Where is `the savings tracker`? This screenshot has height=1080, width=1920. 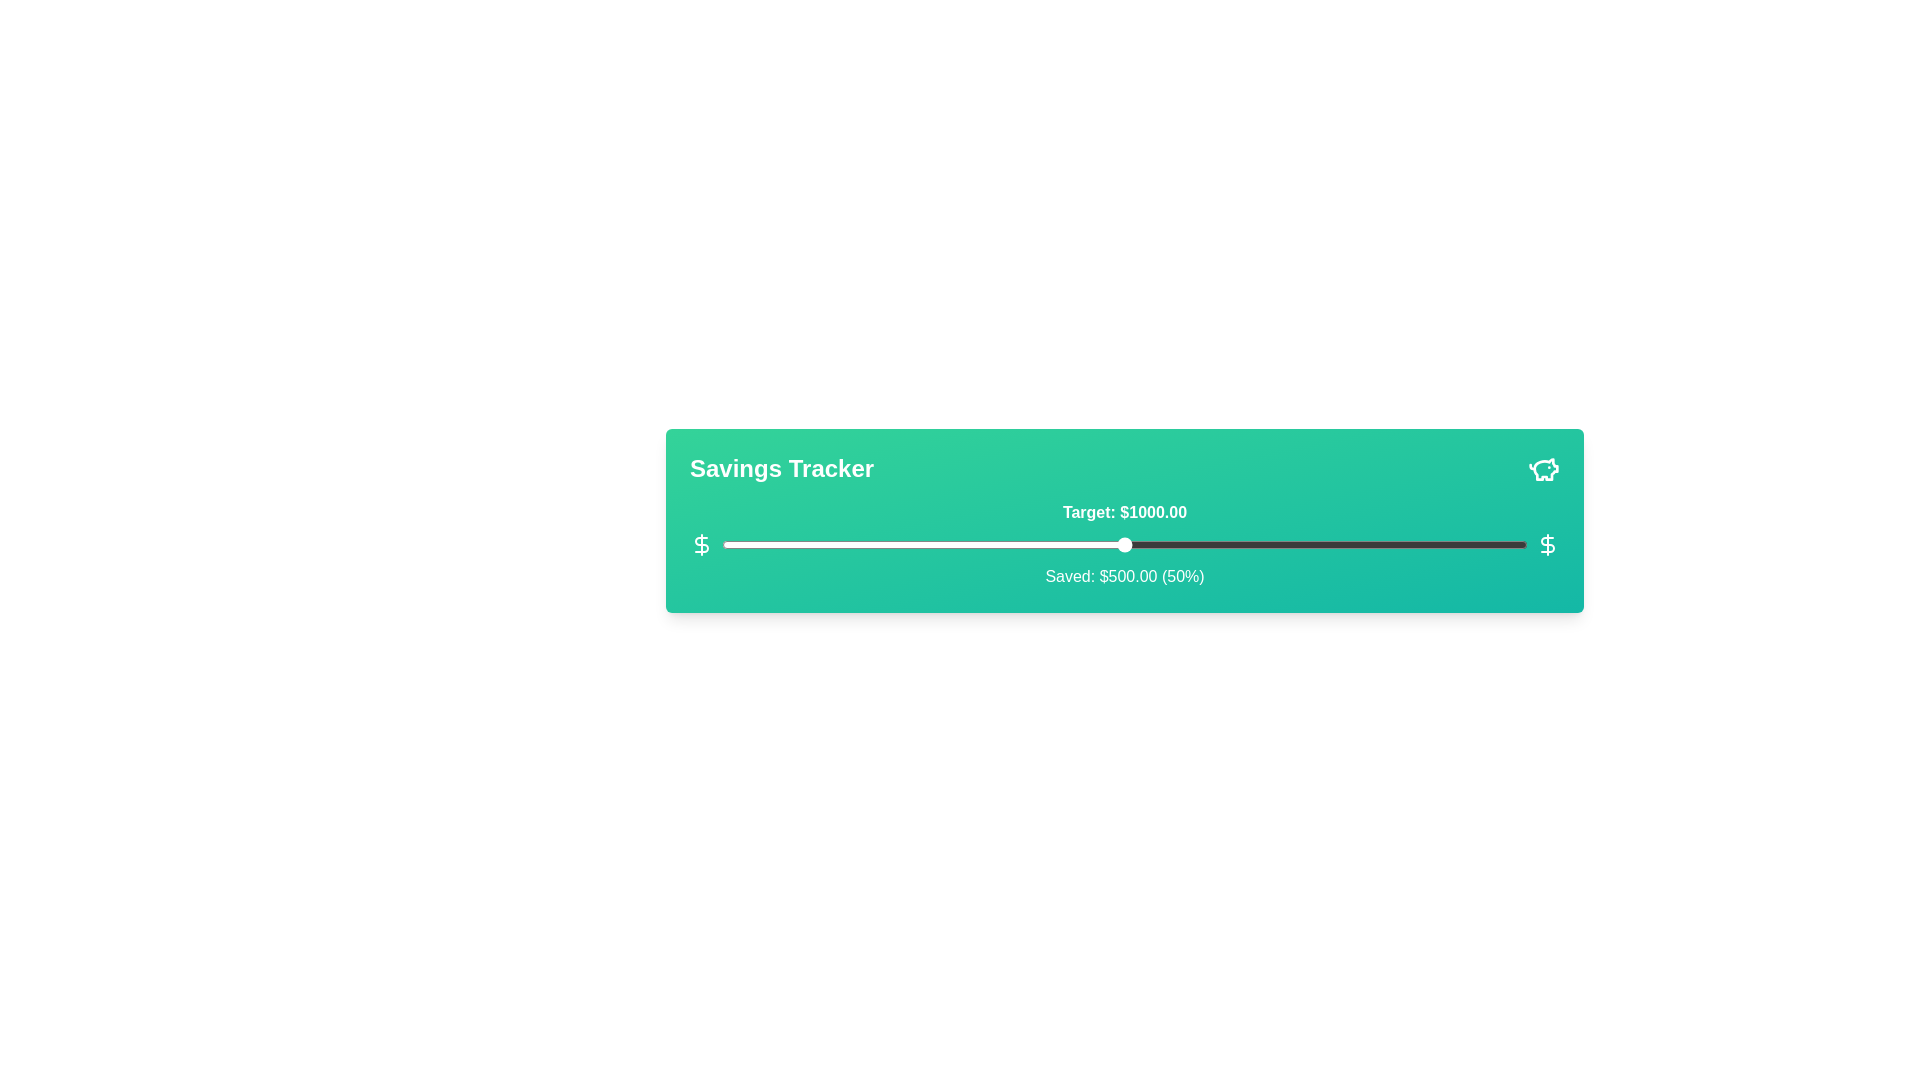
the savings tracker is located at coordinates (1067, 544).